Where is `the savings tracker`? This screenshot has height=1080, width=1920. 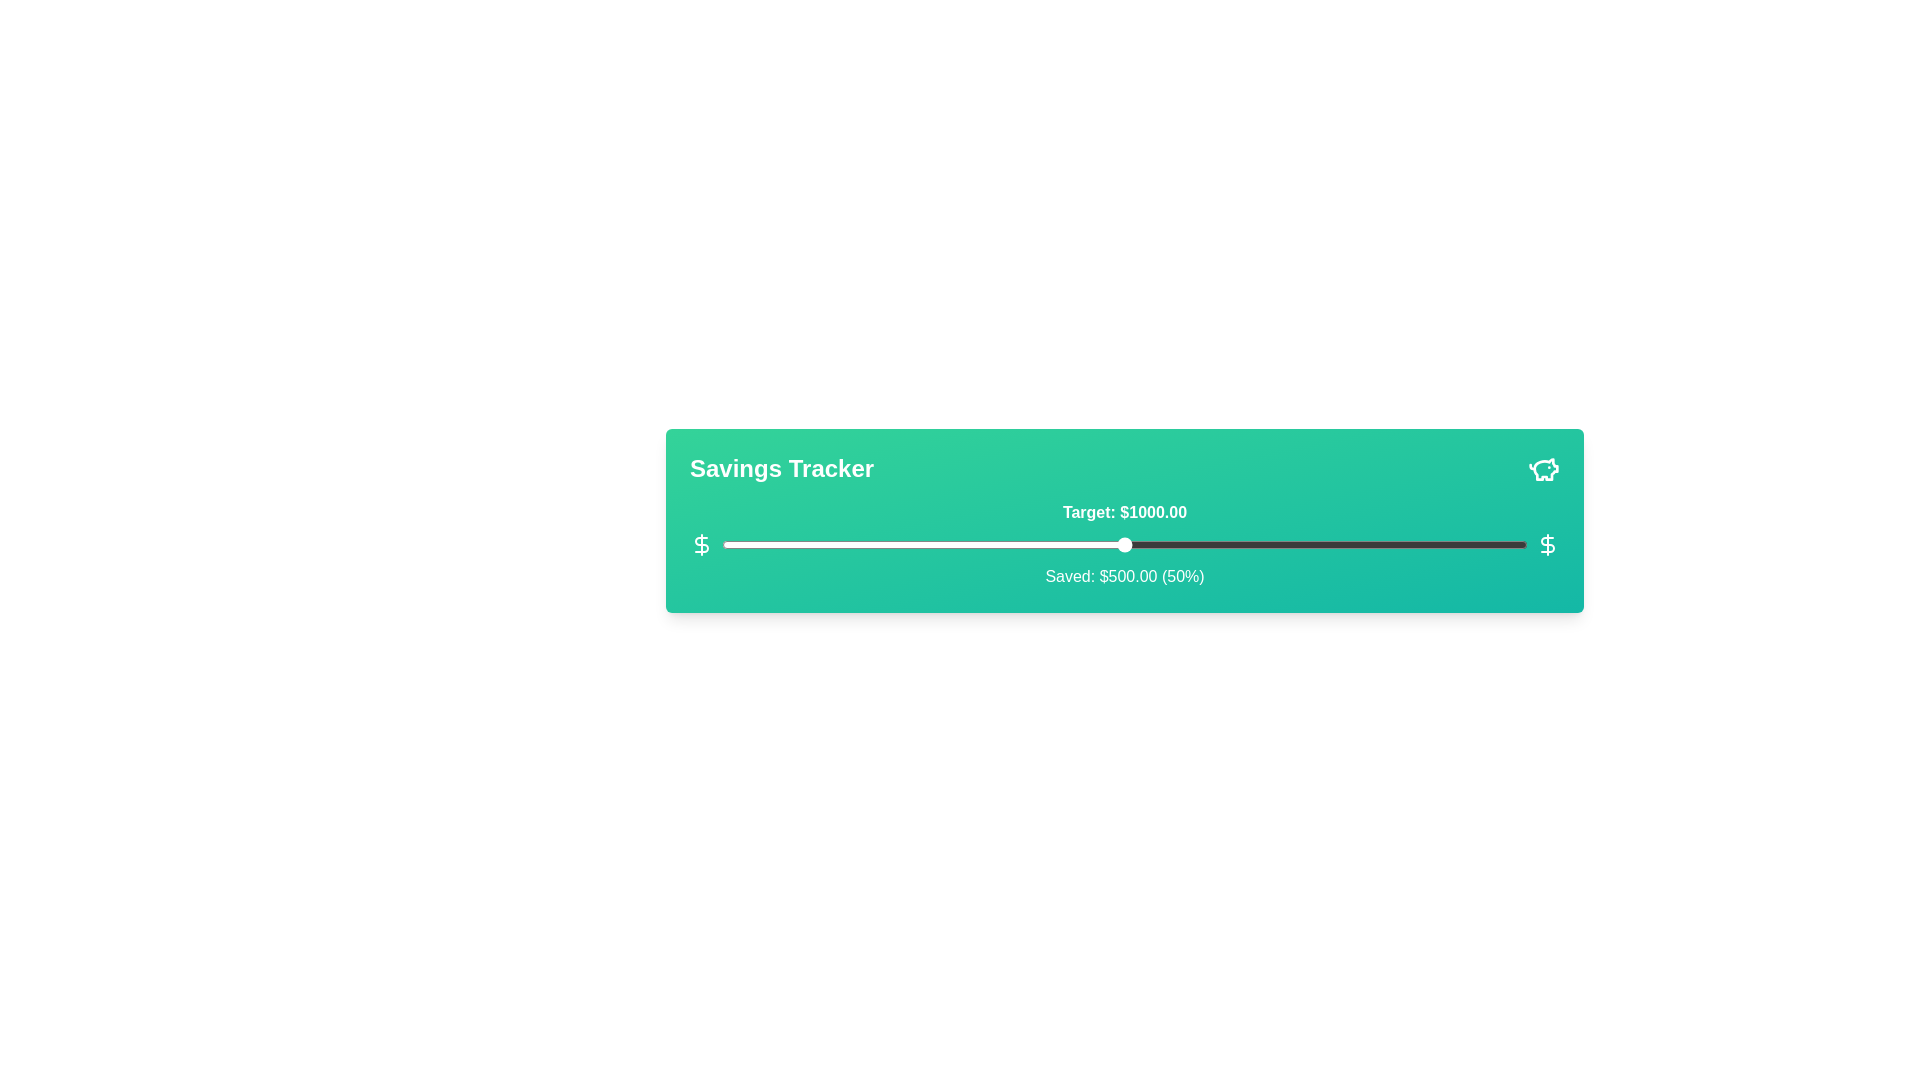
the savings tracker is located at coordinates (1067, 544).